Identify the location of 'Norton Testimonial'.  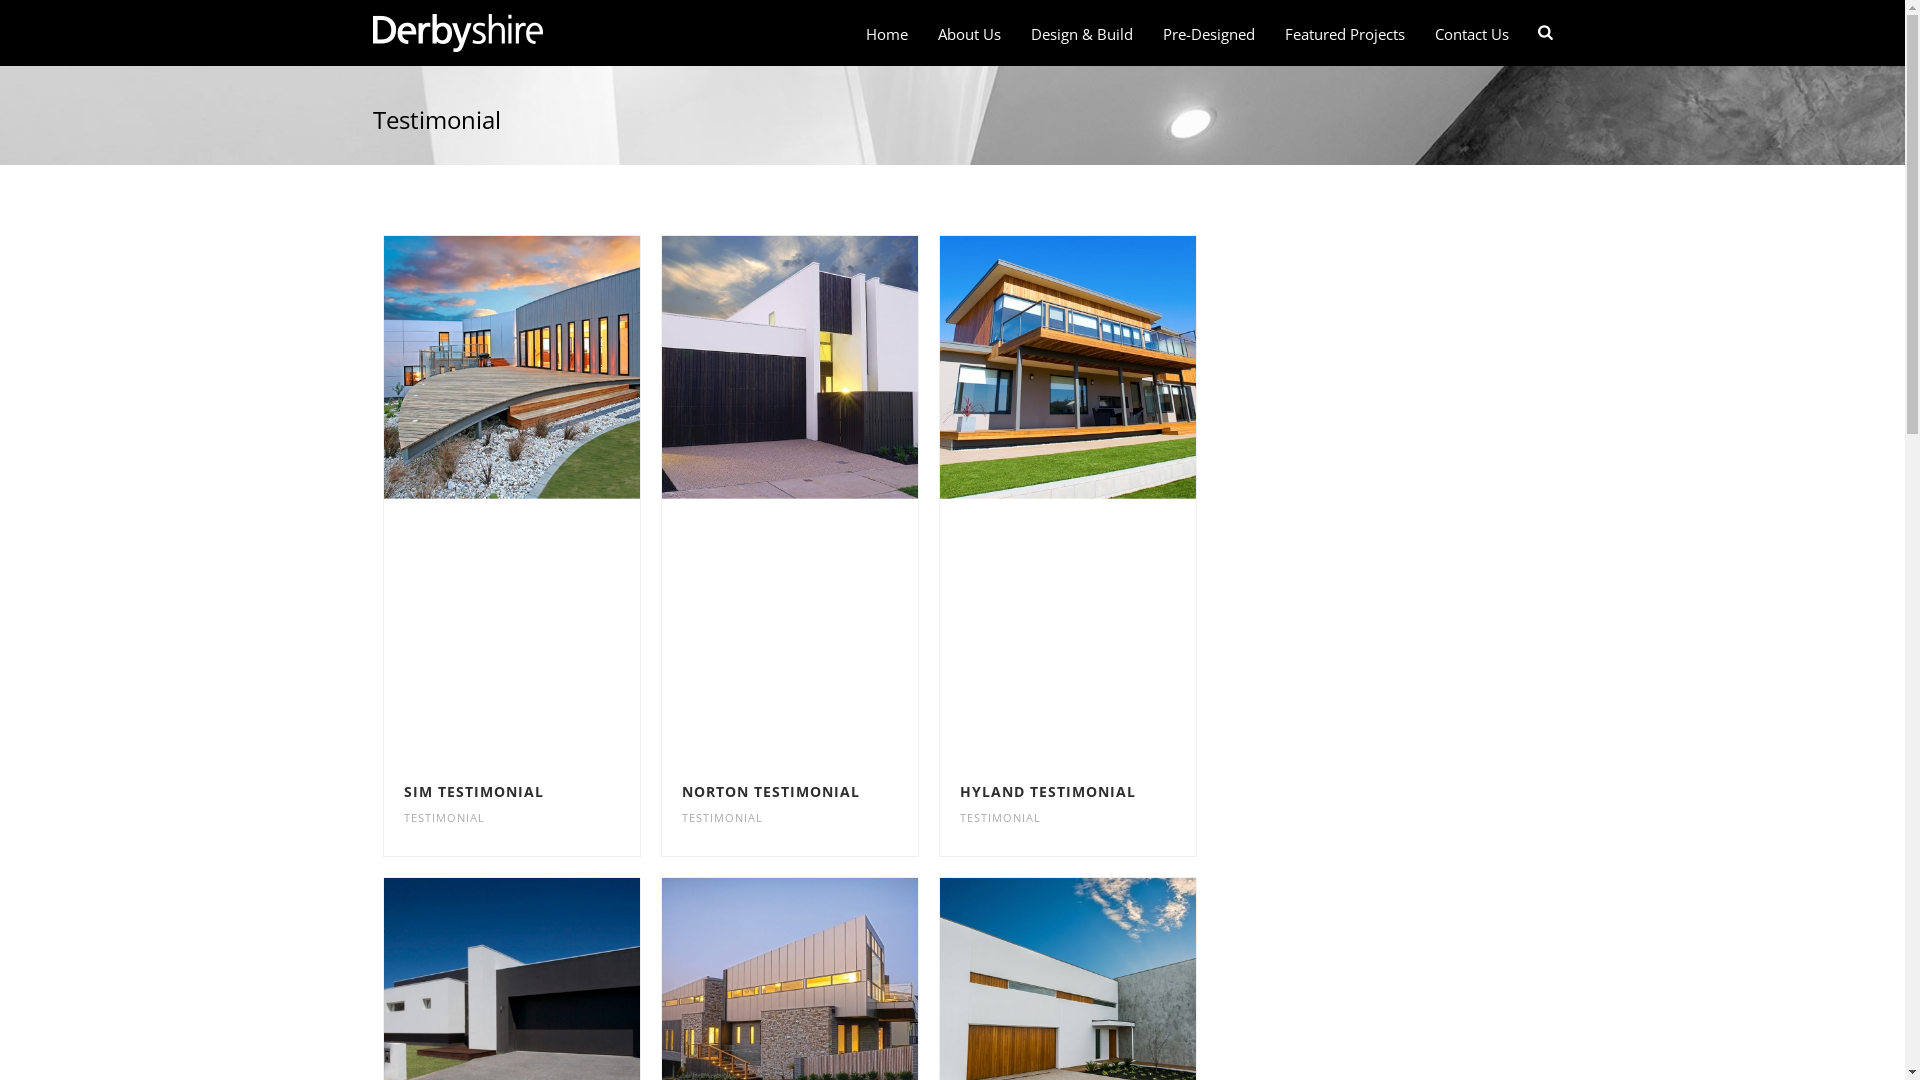
(787, 366).